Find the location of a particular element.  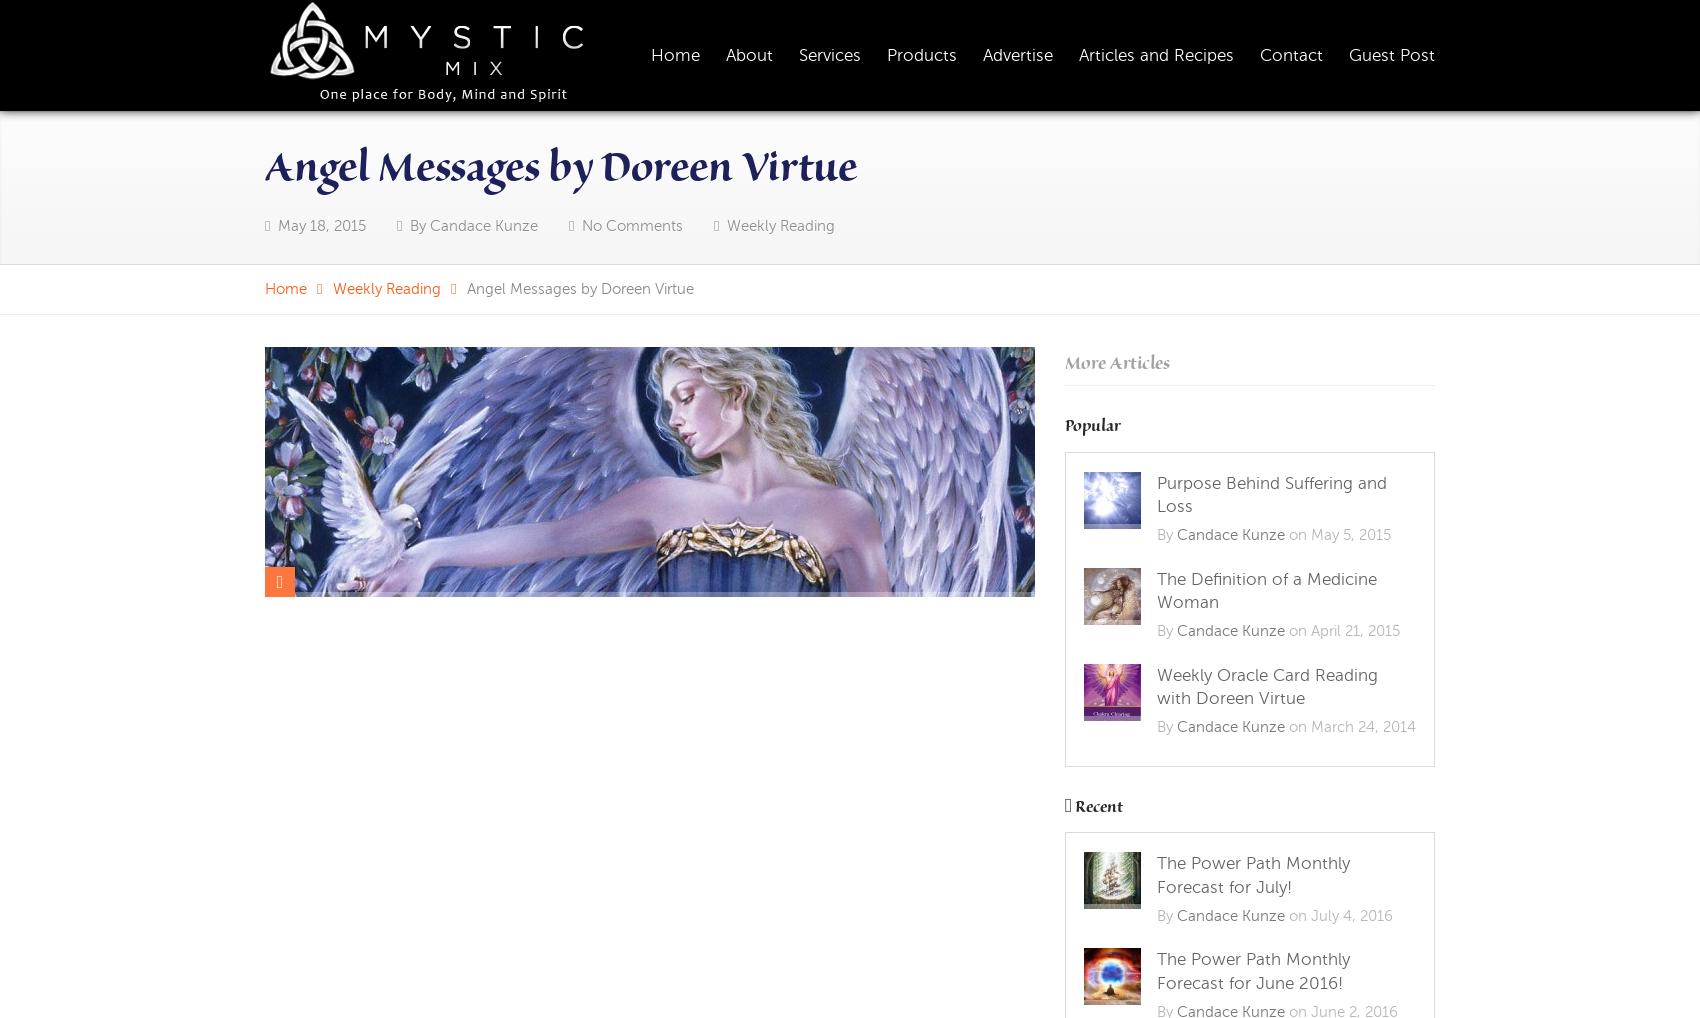

'on May 5, 2015' is located at coordinates (1338, 533).